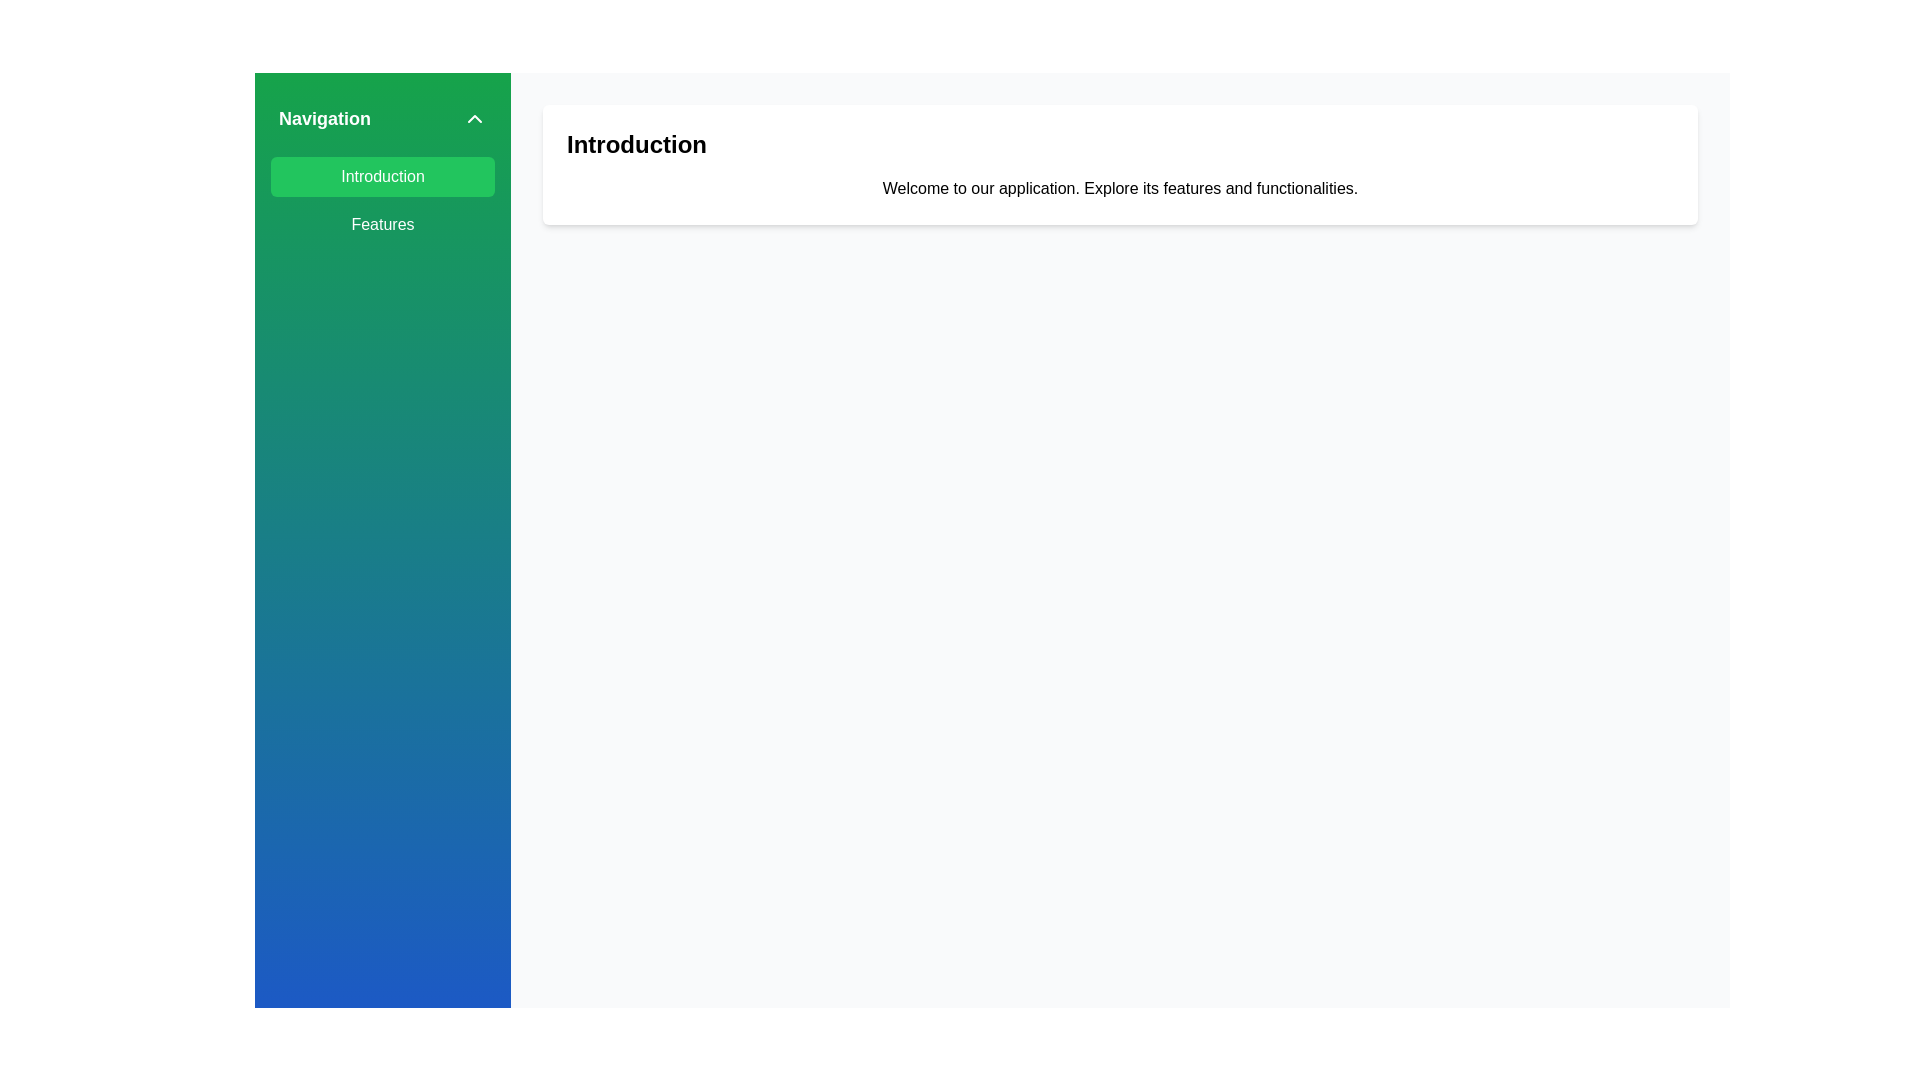 This screenshot has width=1920, height=1080. What do you see at coordinates (474, 119) in the screenshot?
I see `the upward-pointing chevron icon with a white outline and green background located in the header of the sidebar menu next to the text 'Navigation'` at bounding box center [474, 119].